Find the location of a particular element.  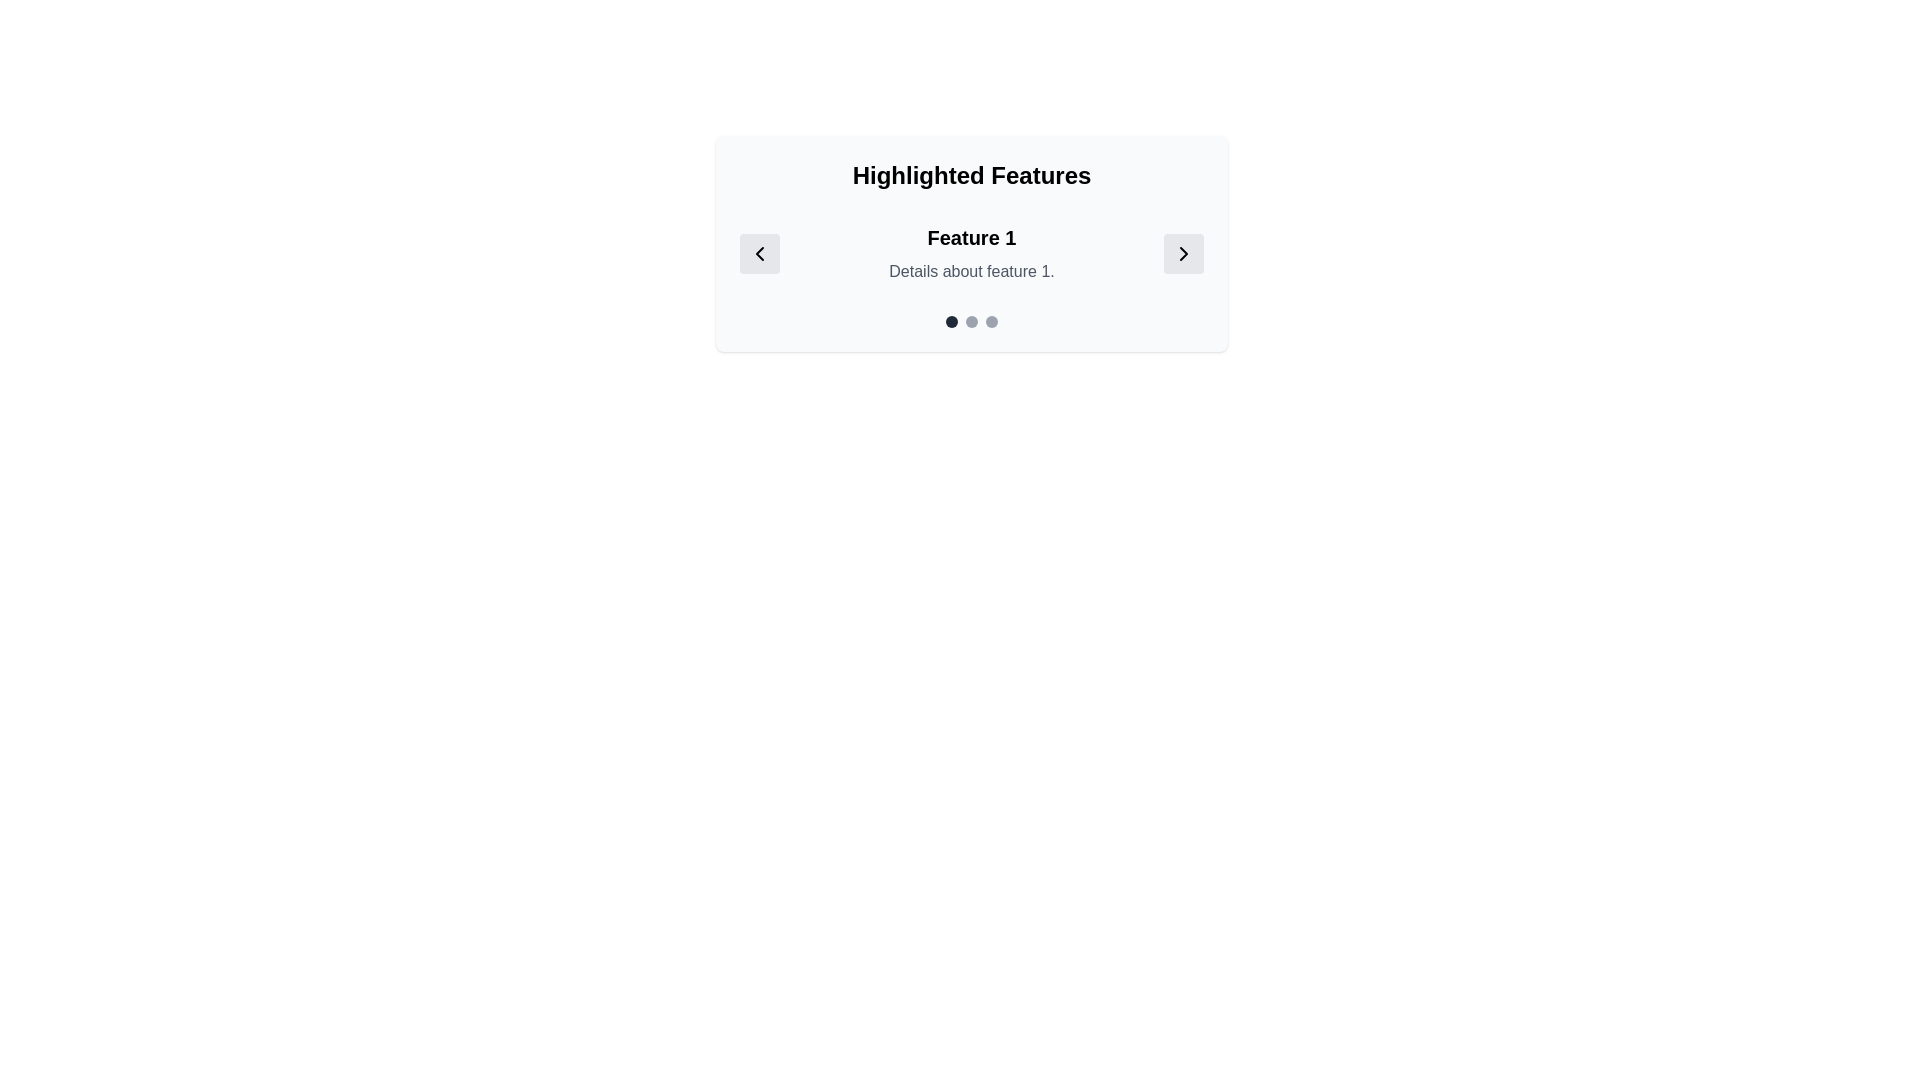

the Navigation indicator located below the 'Highlighted Features' section, specifically under 'Feature 1', which is the leftmost of three horizontally aligned indicators is located at coordinates (950, 320).